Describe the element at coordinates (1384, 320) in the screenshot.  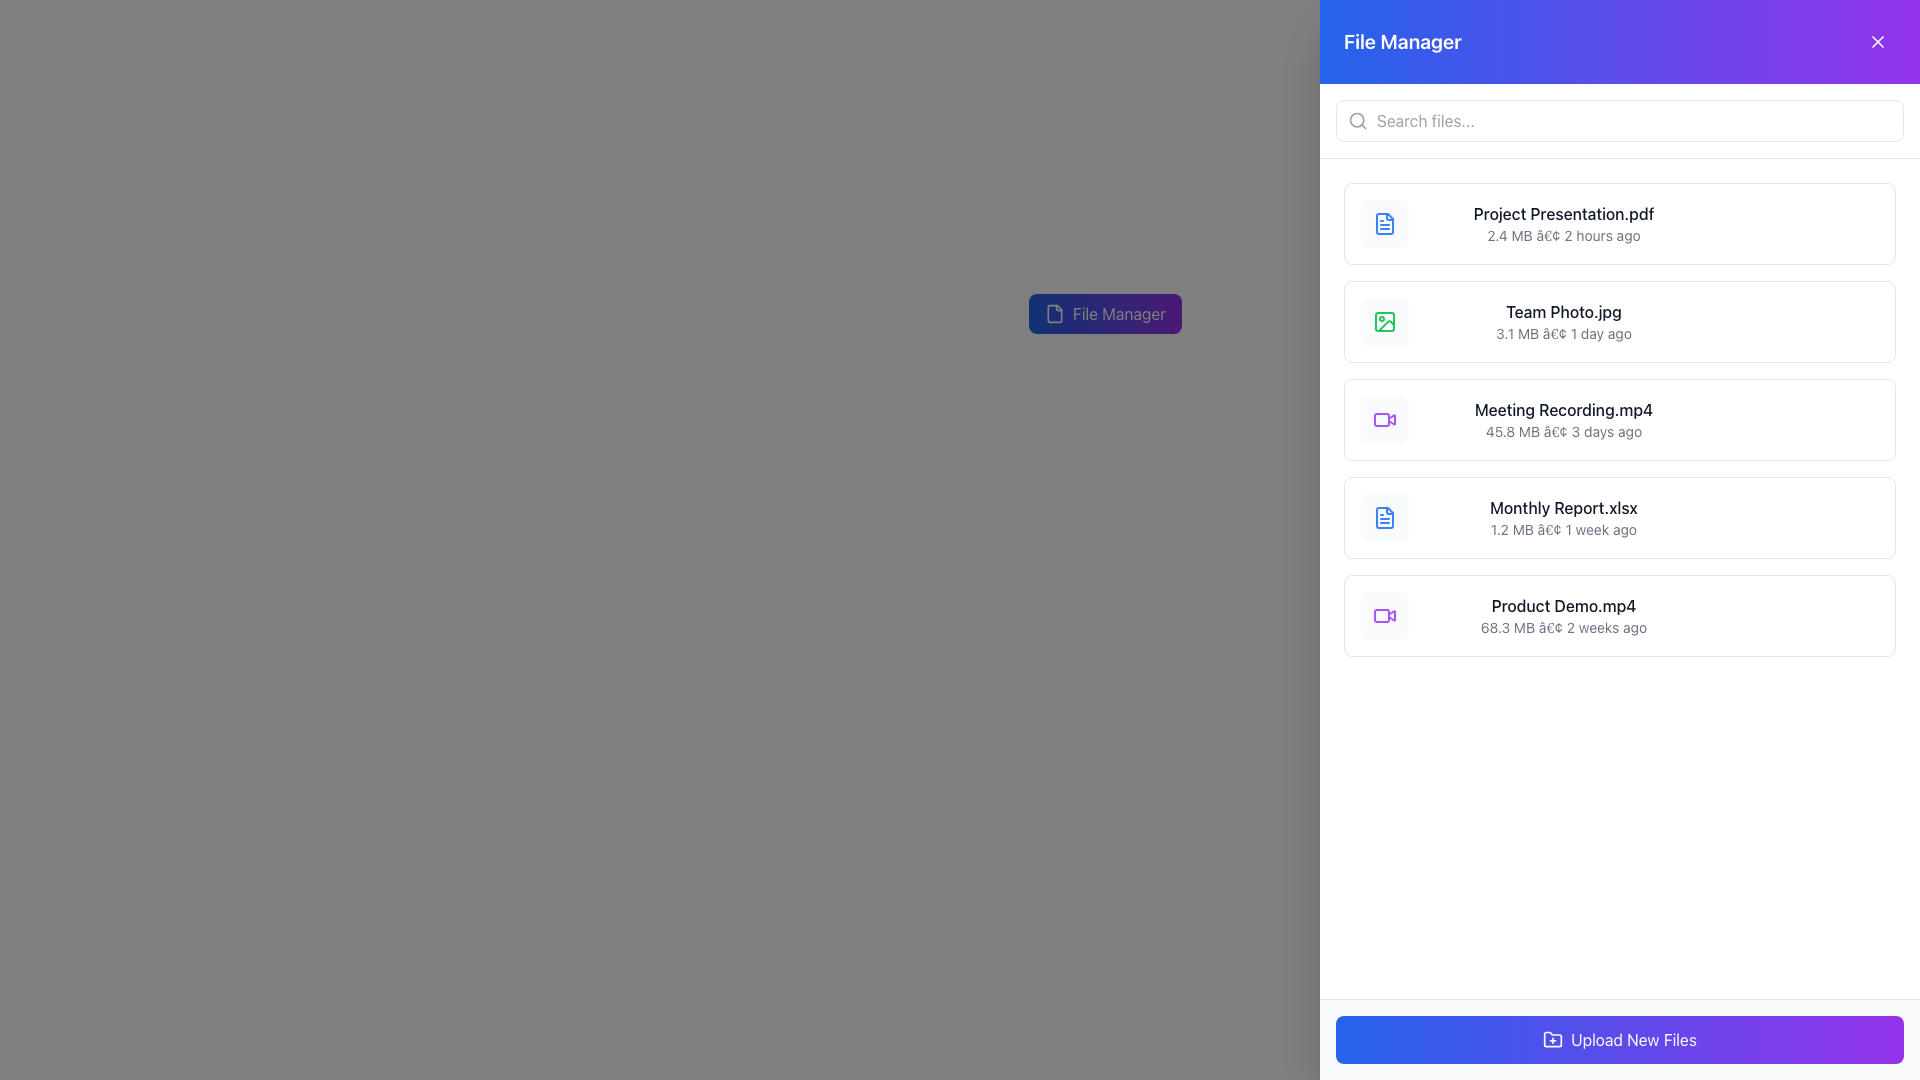
I see `the green SVG icon resembling a picture, located to the left of 'Team Photo.jpg' in the second row of the file list in the 'File Manager'` at that location.